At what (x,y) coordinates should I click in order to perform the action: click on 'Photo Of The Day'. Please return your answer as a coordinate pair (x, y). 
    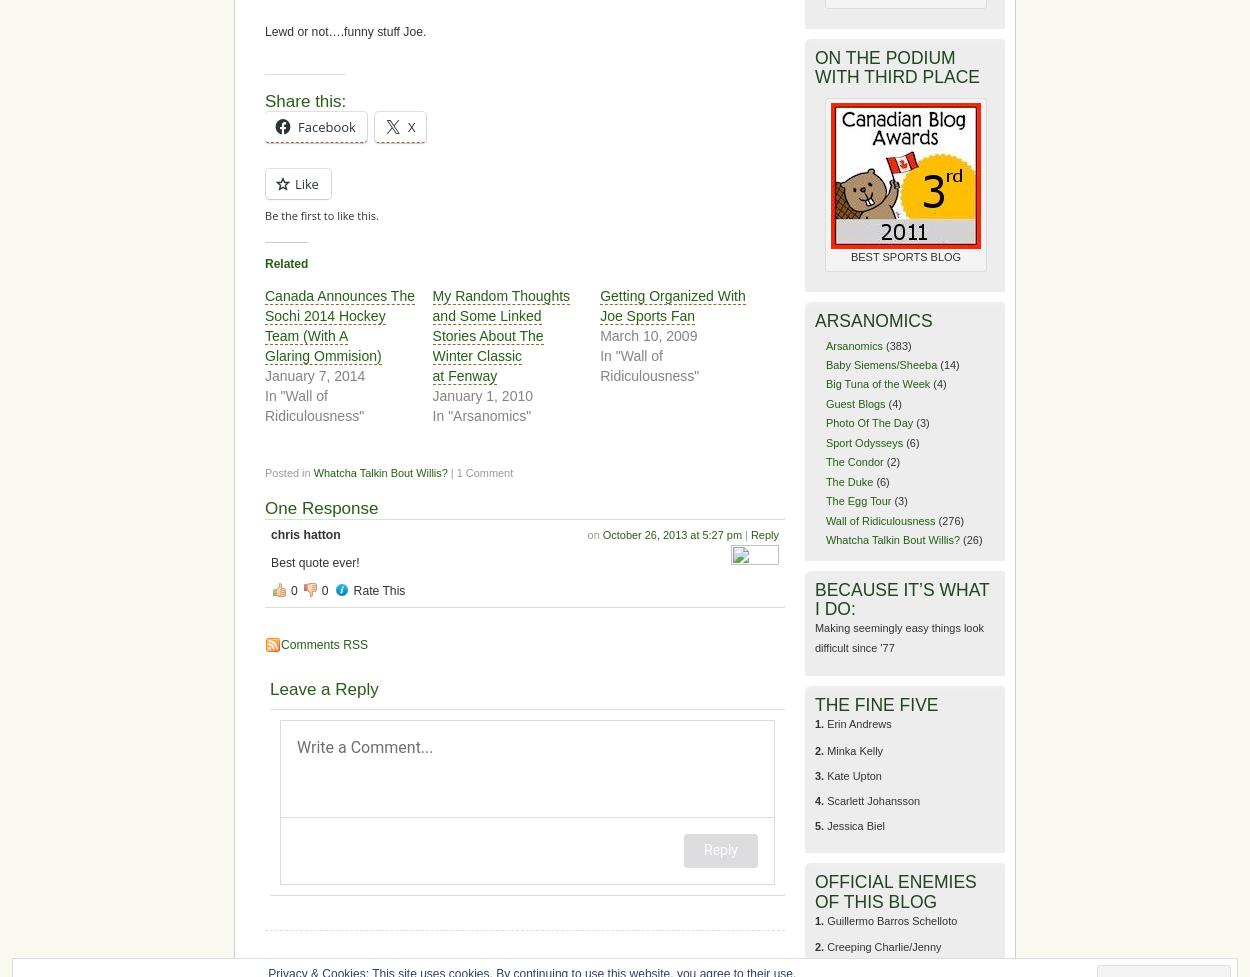
    Looking at the image, I should click on (868, 423).